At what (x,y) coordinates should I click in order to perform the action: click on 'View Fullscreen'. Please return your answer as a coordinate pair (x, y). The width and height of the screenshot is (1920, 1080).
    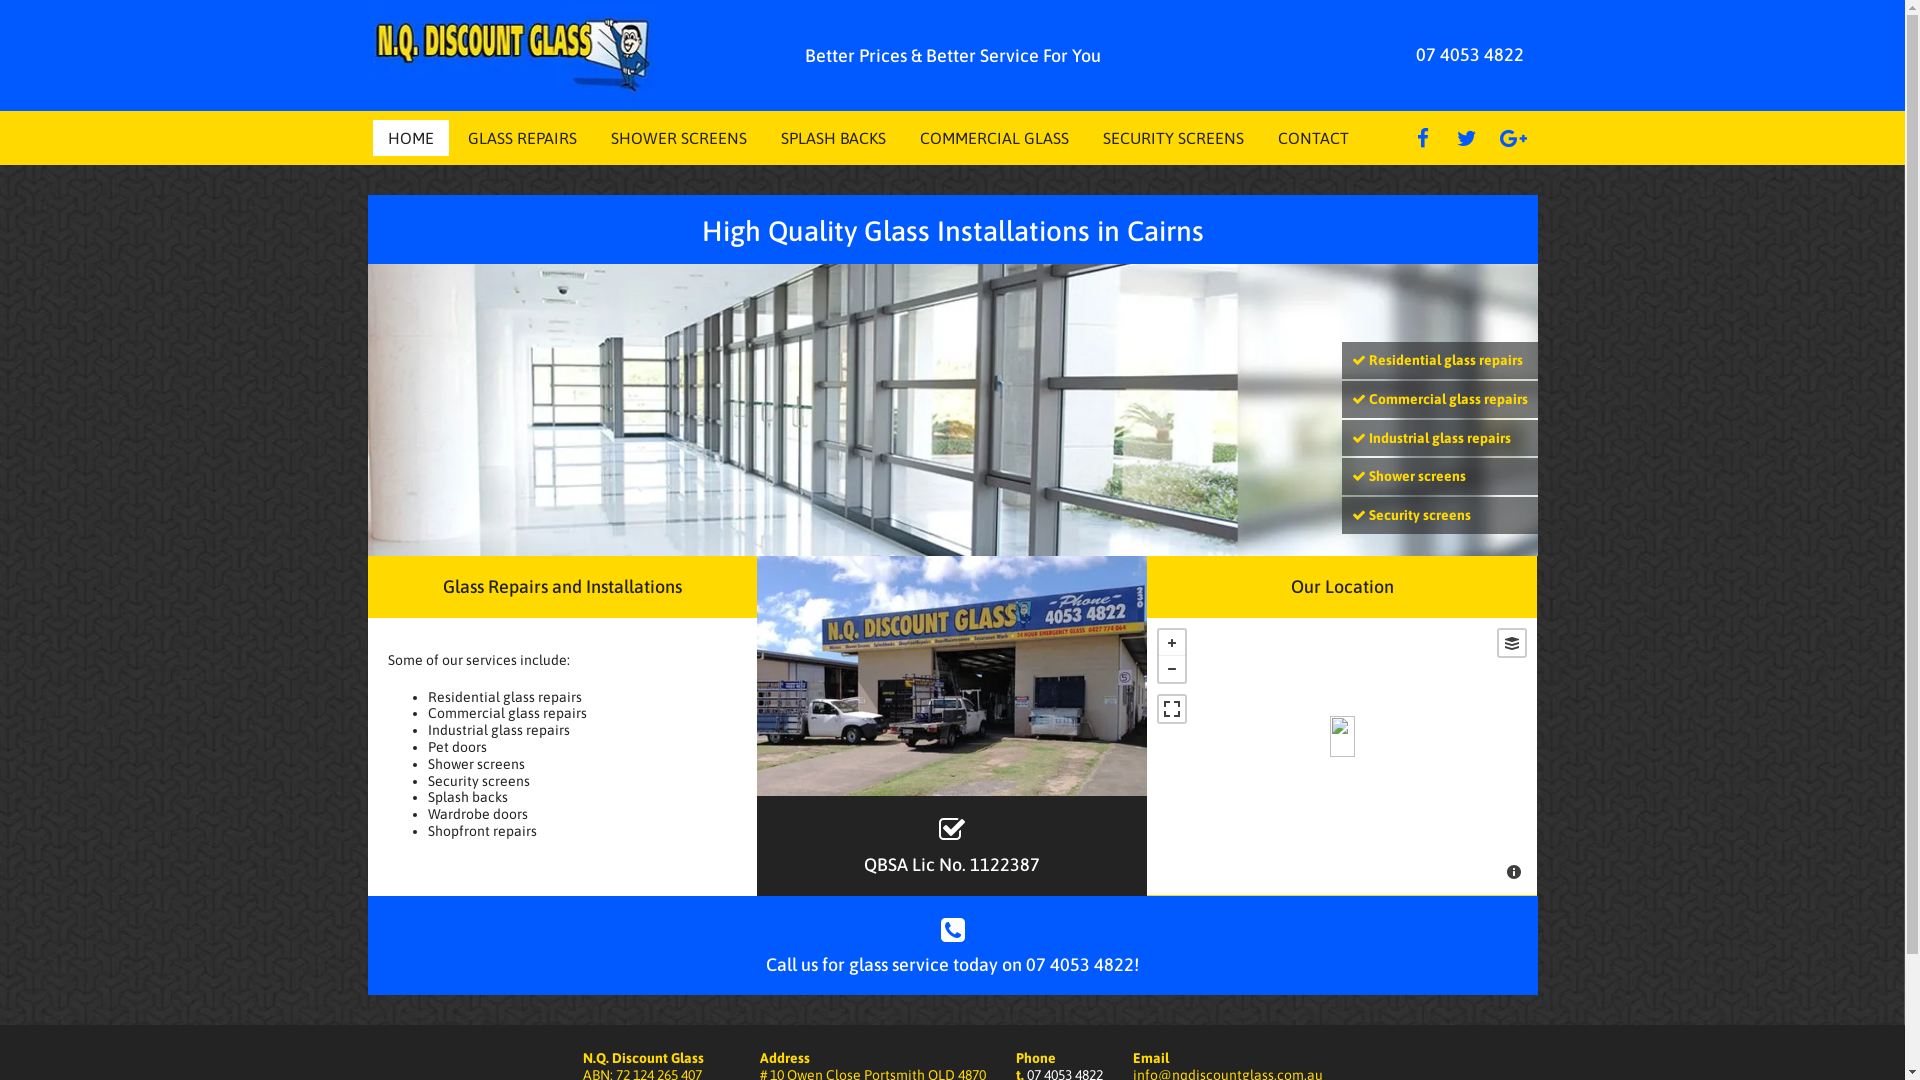
    Looking at the image, I should click on (1171, 708).